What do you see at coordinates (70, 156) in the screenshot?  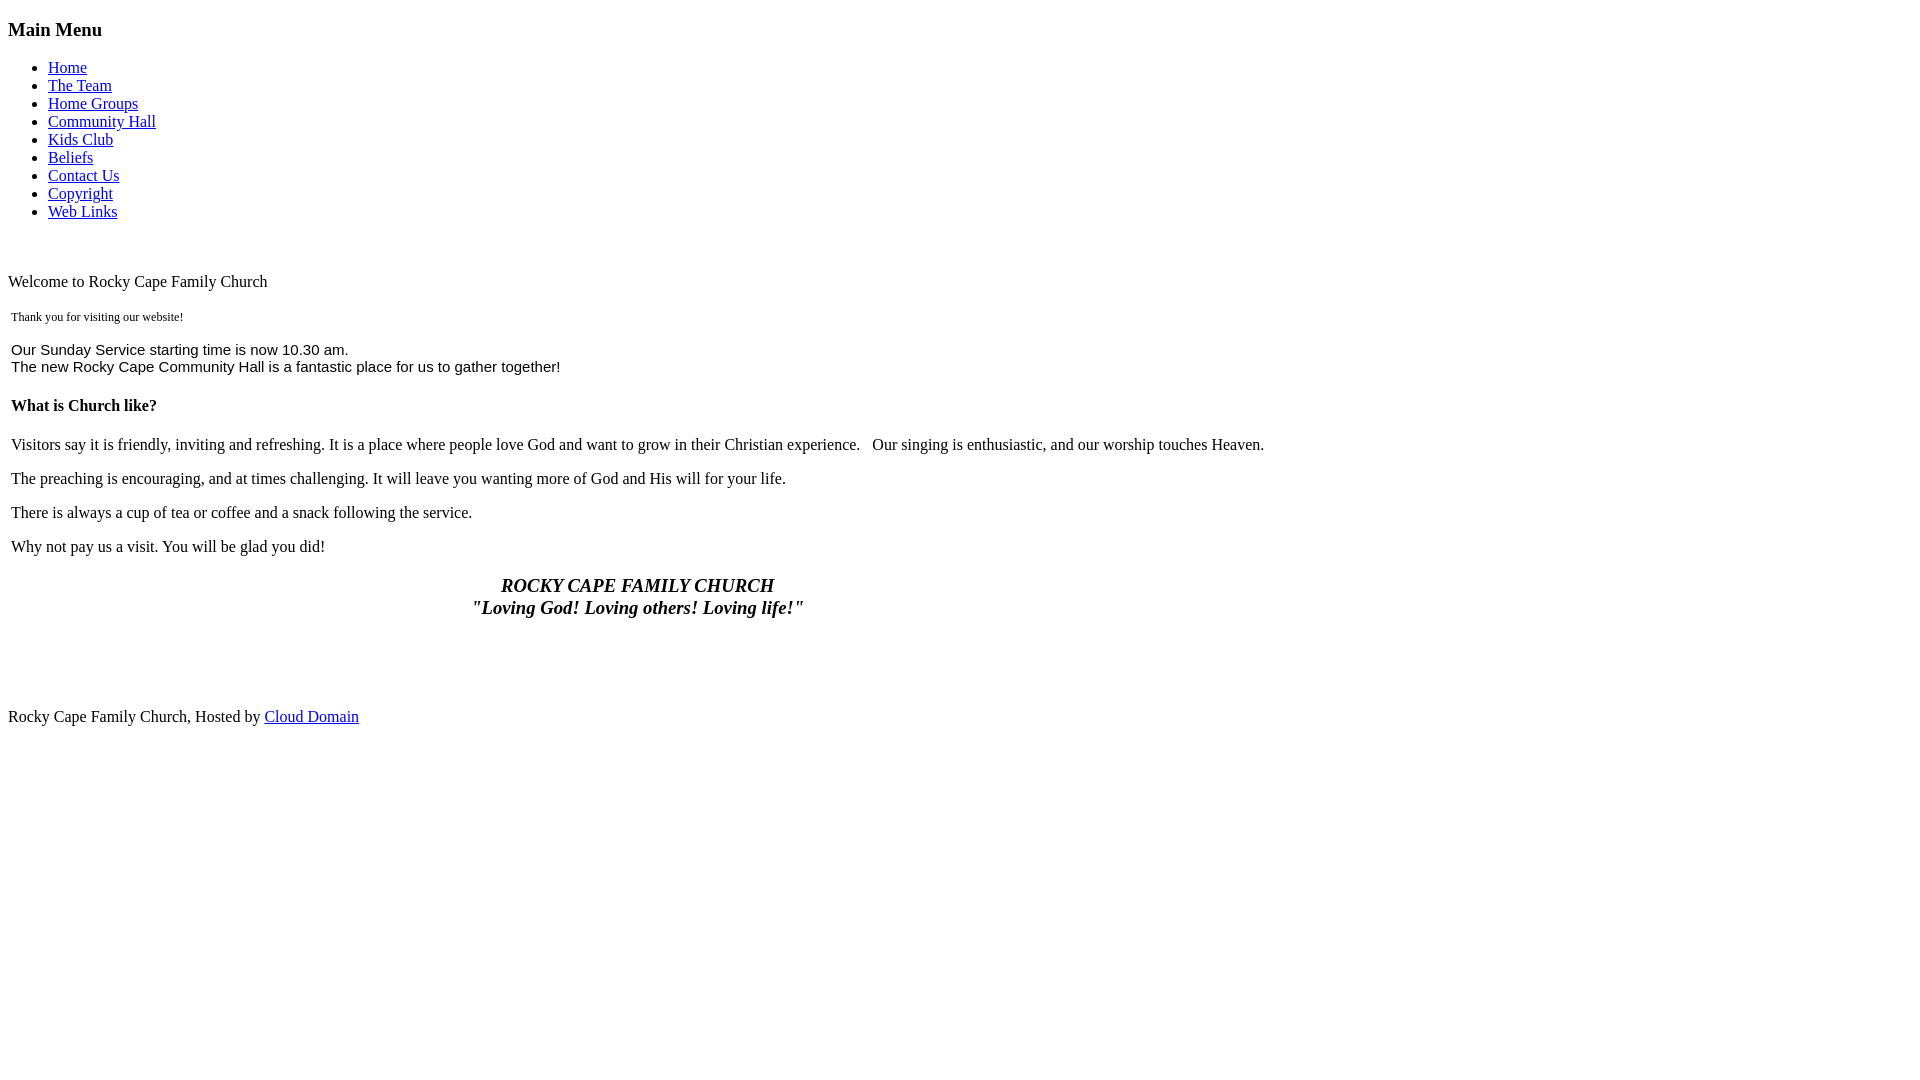 I see `'Beliefs'` at bounding box center [70, 156].